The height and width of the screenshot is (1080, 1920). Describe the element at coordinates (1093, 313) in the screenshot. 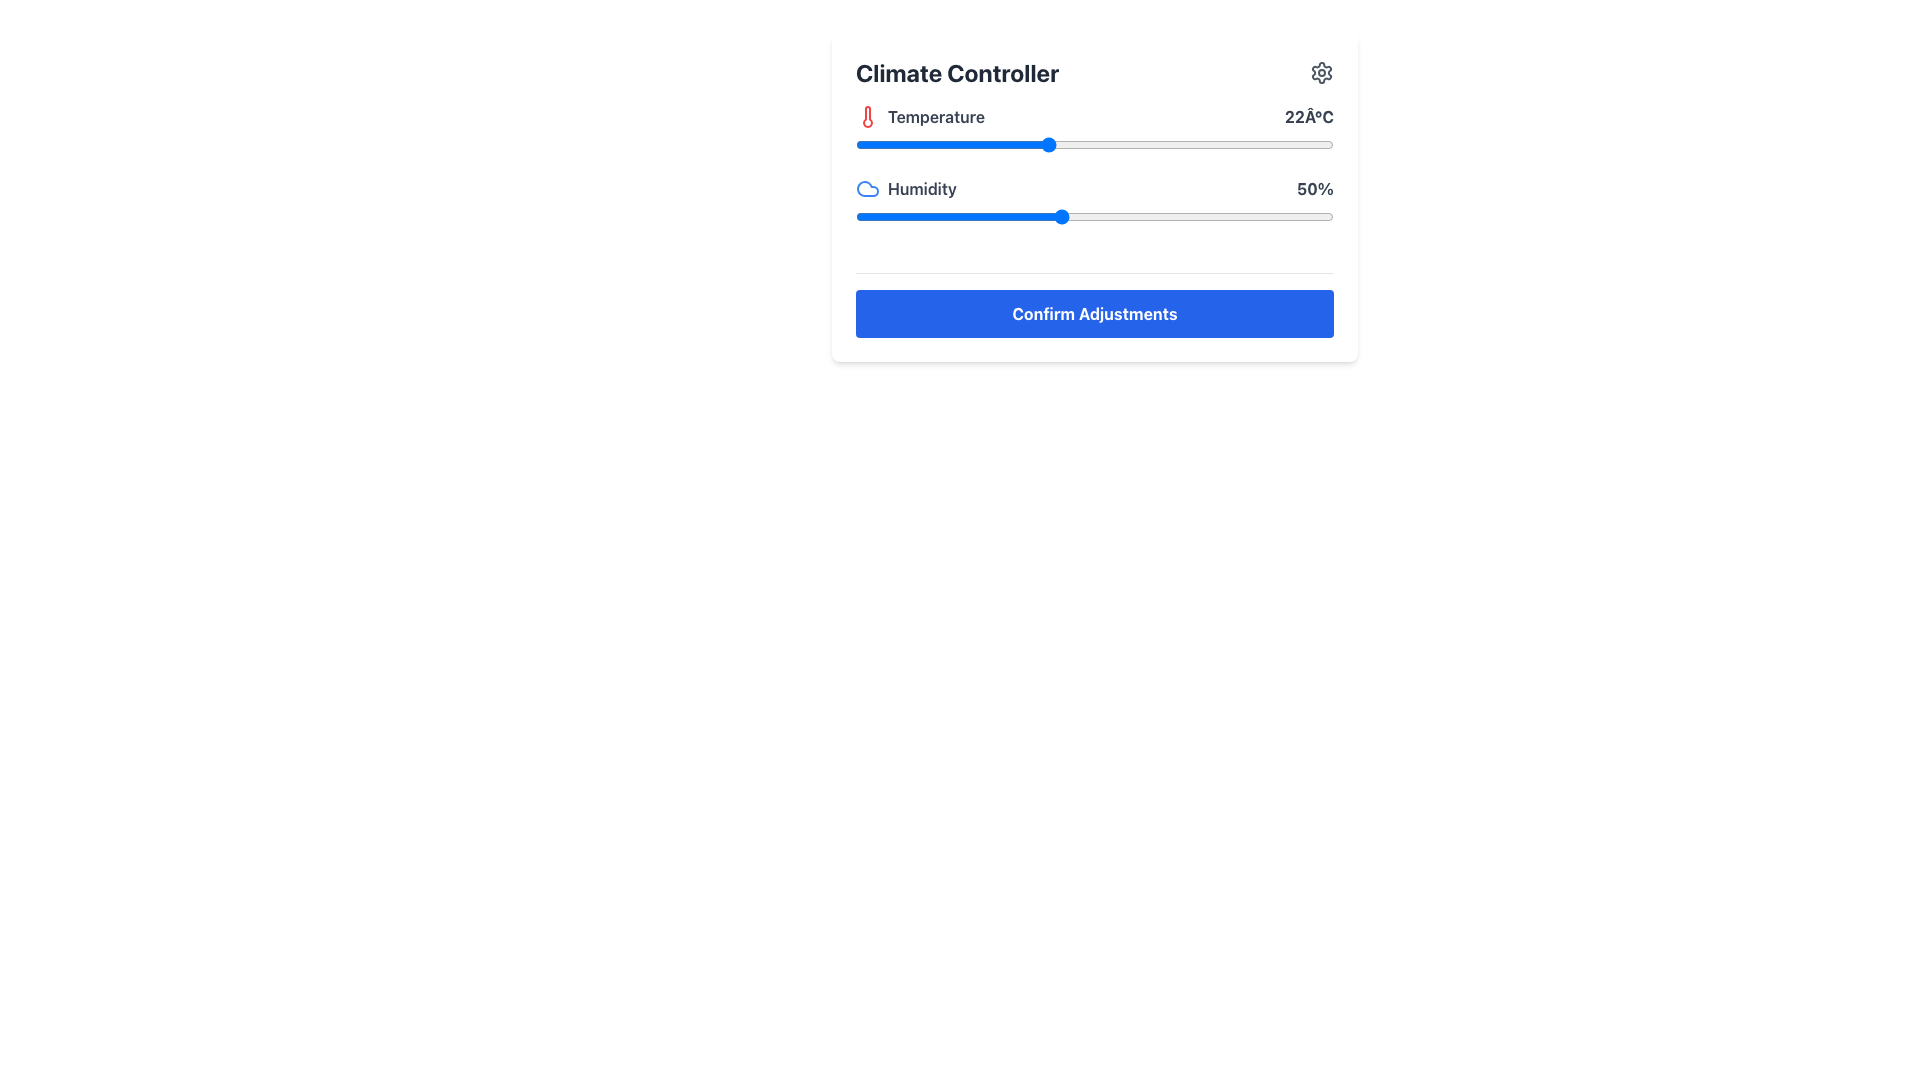

I see `the 'Confirm Adjustments' button, which is a rectangular button with rounded corners, featuring a vivid blue background and white bold text, located at the bottom of the 'Climate Controller' card` at that location.